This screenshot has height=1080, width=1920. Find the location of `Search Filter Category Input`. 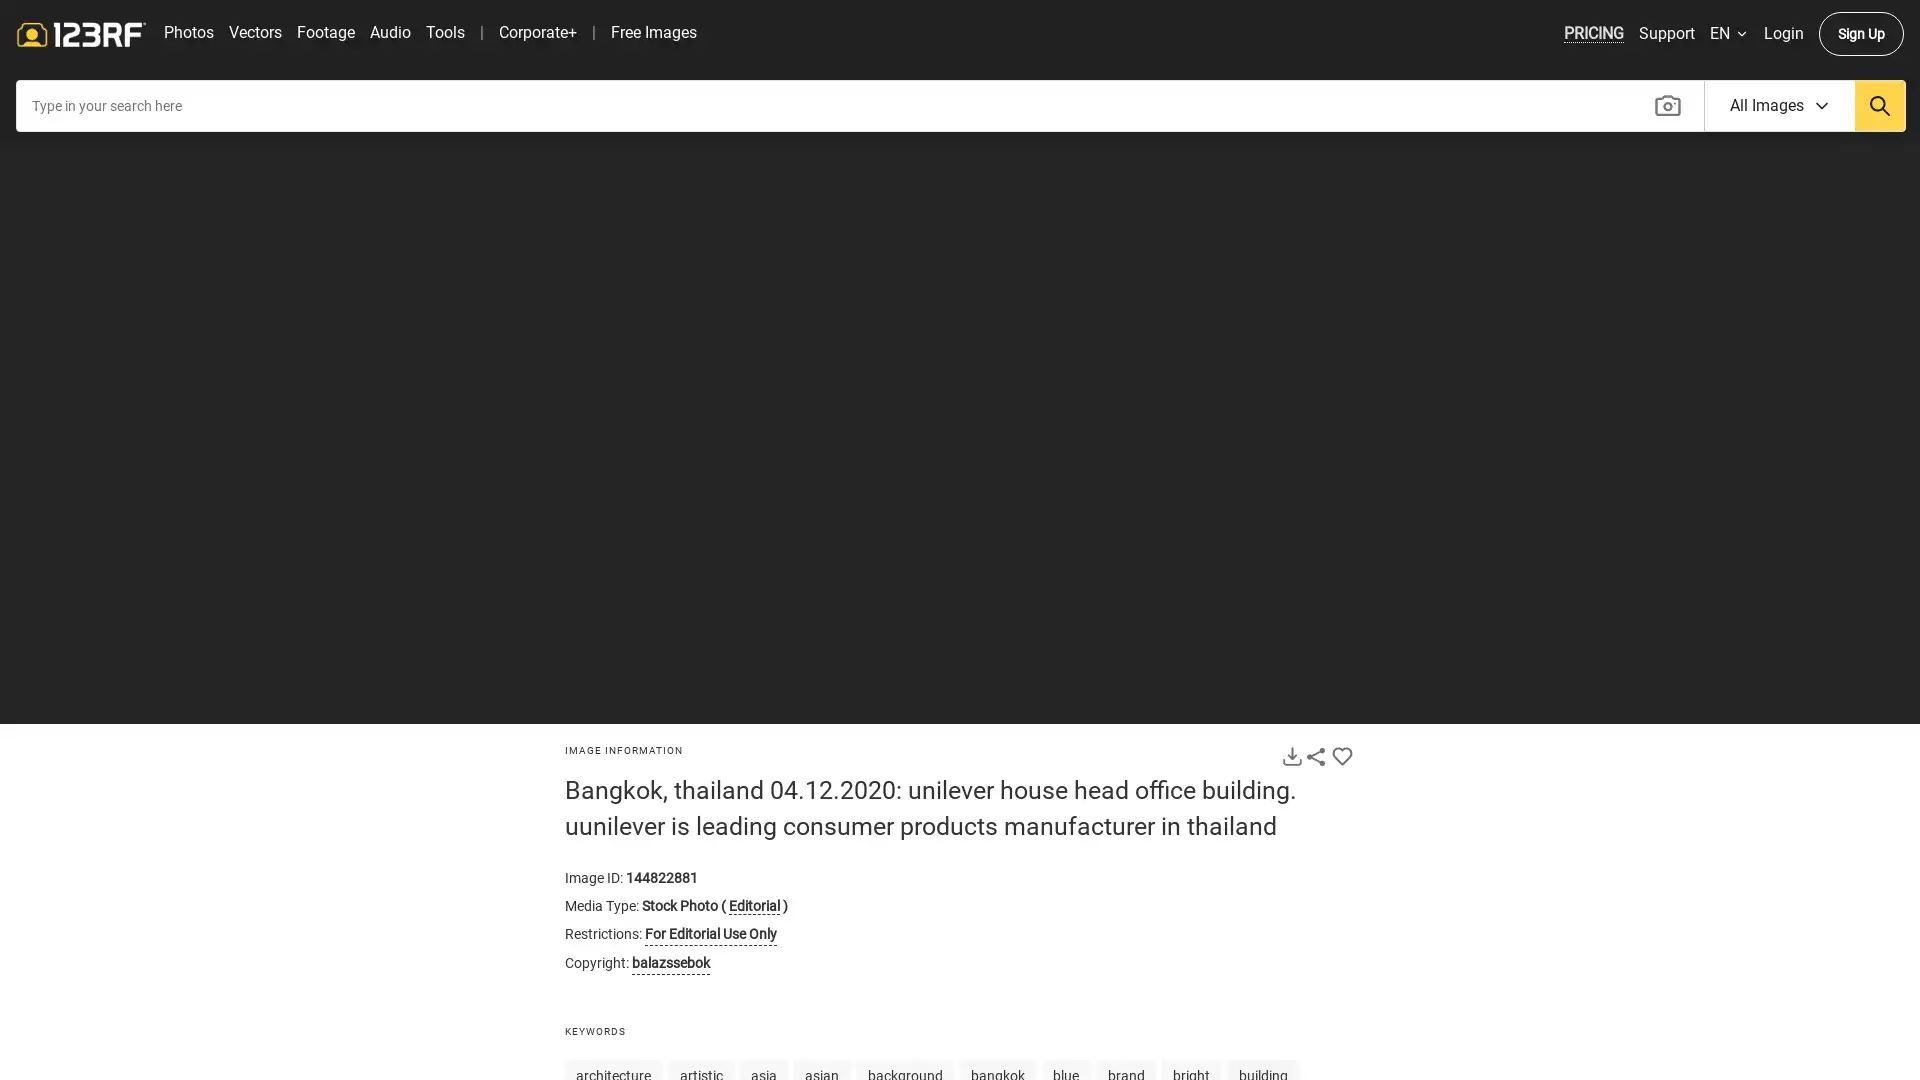

Search Filter Category Input is located at coordinates (1780, 175).